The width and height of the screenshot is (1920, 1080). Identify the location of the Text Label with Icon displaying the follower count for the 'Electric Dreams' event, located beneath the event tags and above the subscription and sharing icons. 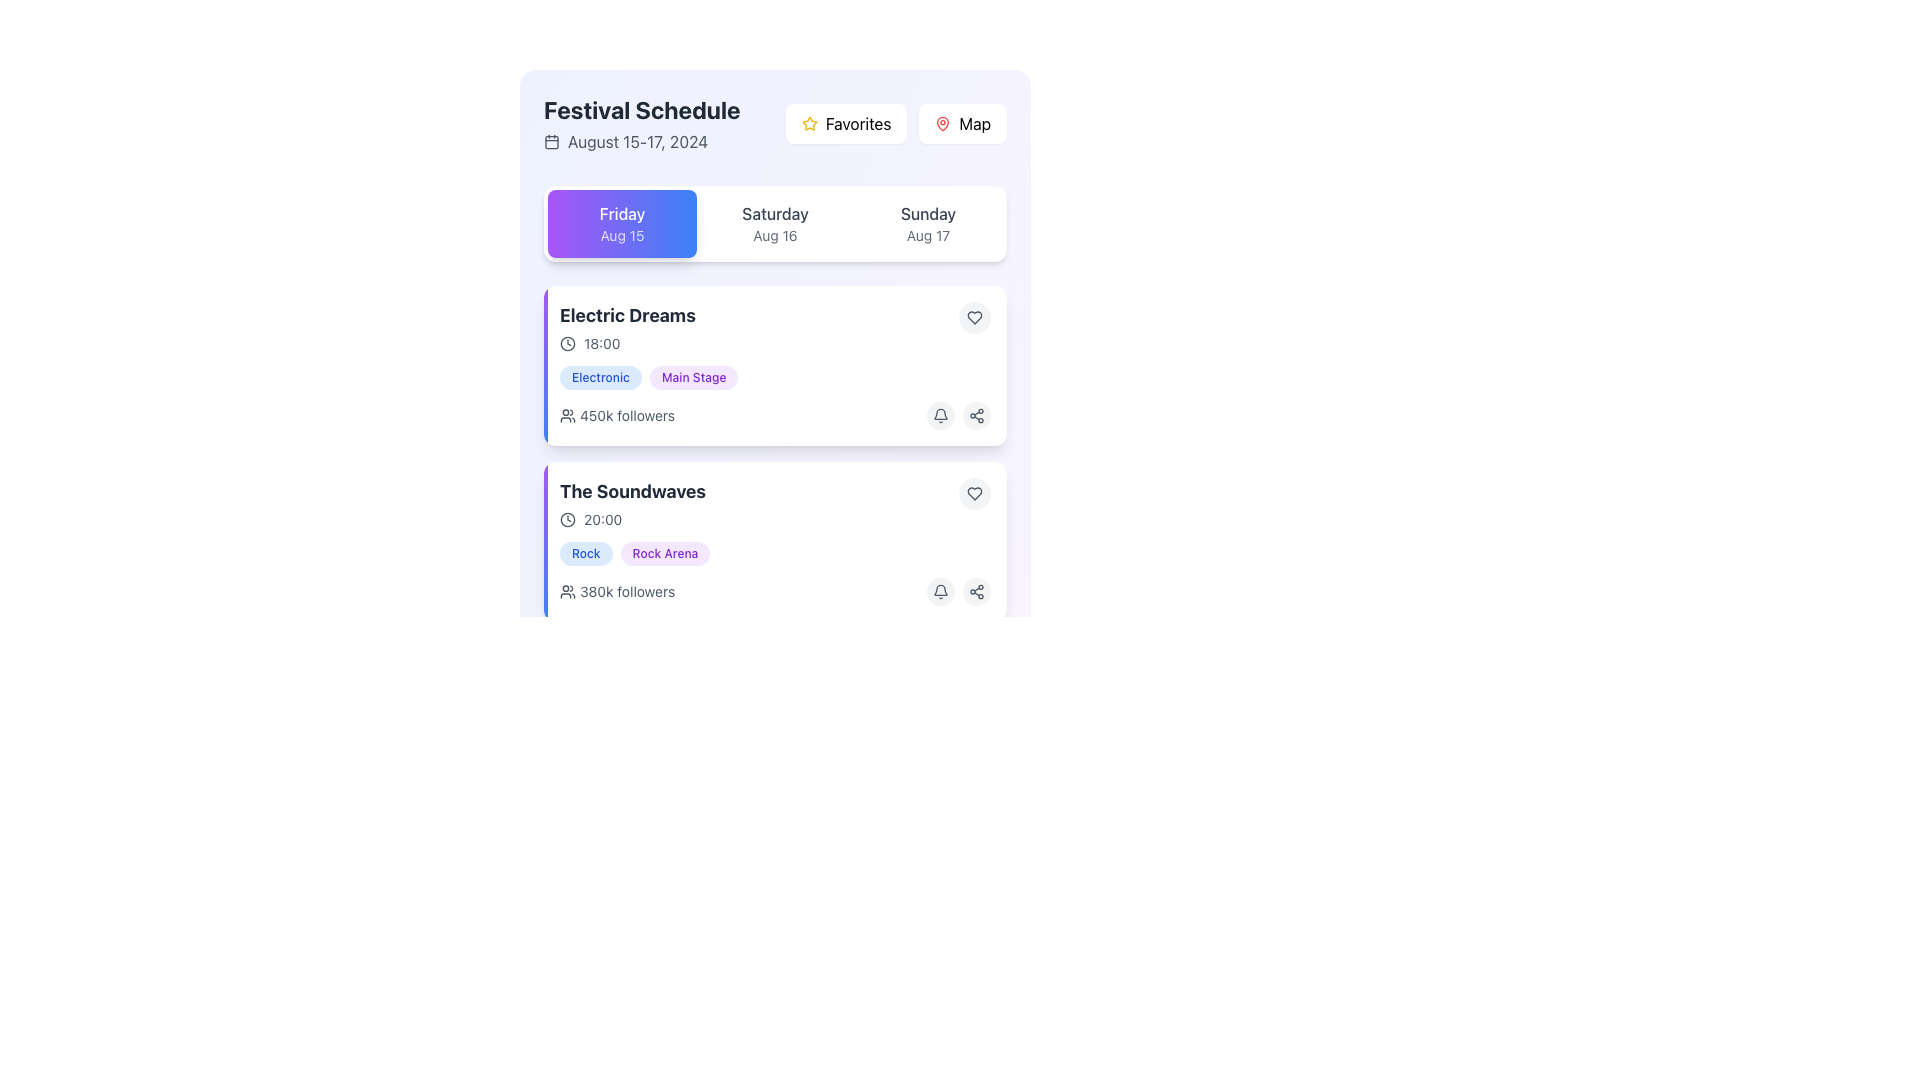
(616, 415).